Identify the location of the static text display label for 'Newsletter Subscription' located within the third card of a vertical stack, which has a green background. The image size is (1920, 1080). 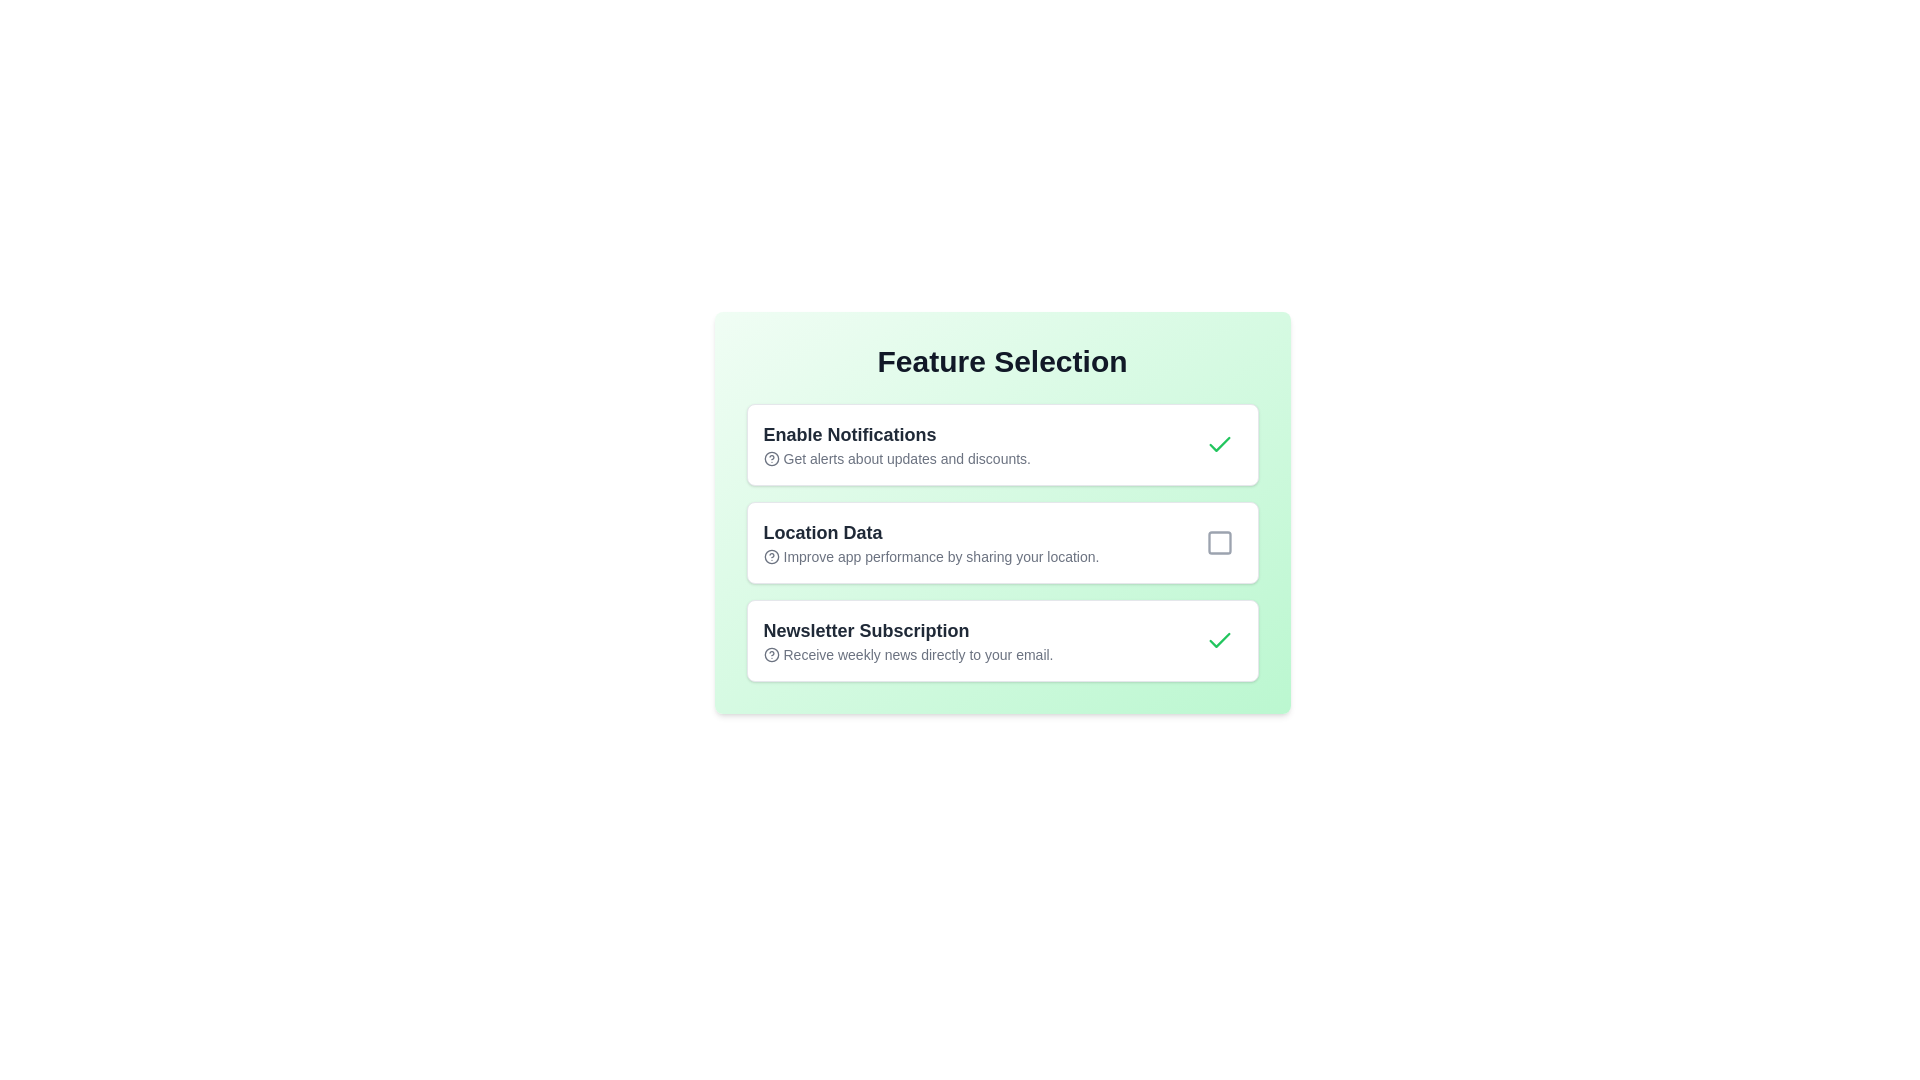
(907, 640).